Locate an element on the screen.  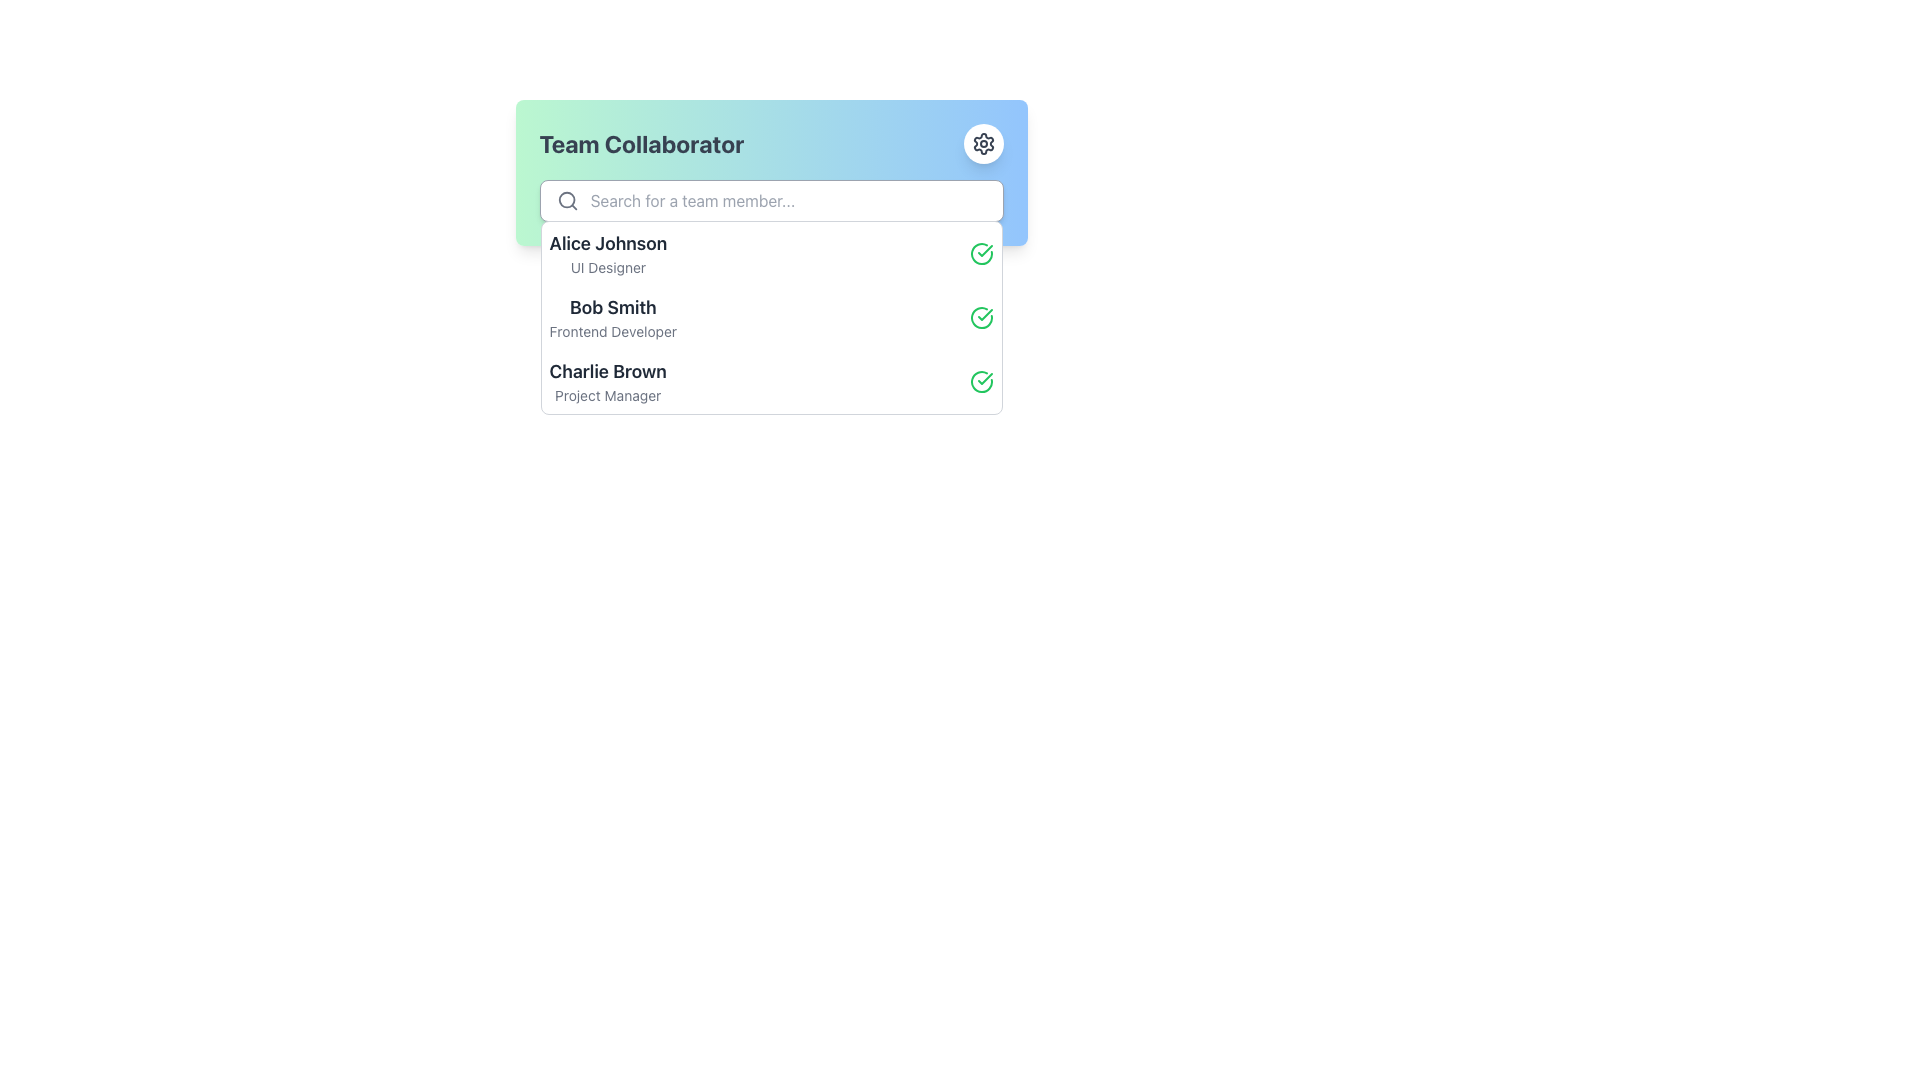
the status represented by the circular icon with a green outline and checkmark, located at the far right side of the row labeled 'Bob Smith - Frontend Developer' is located at coordinates (981, 316).